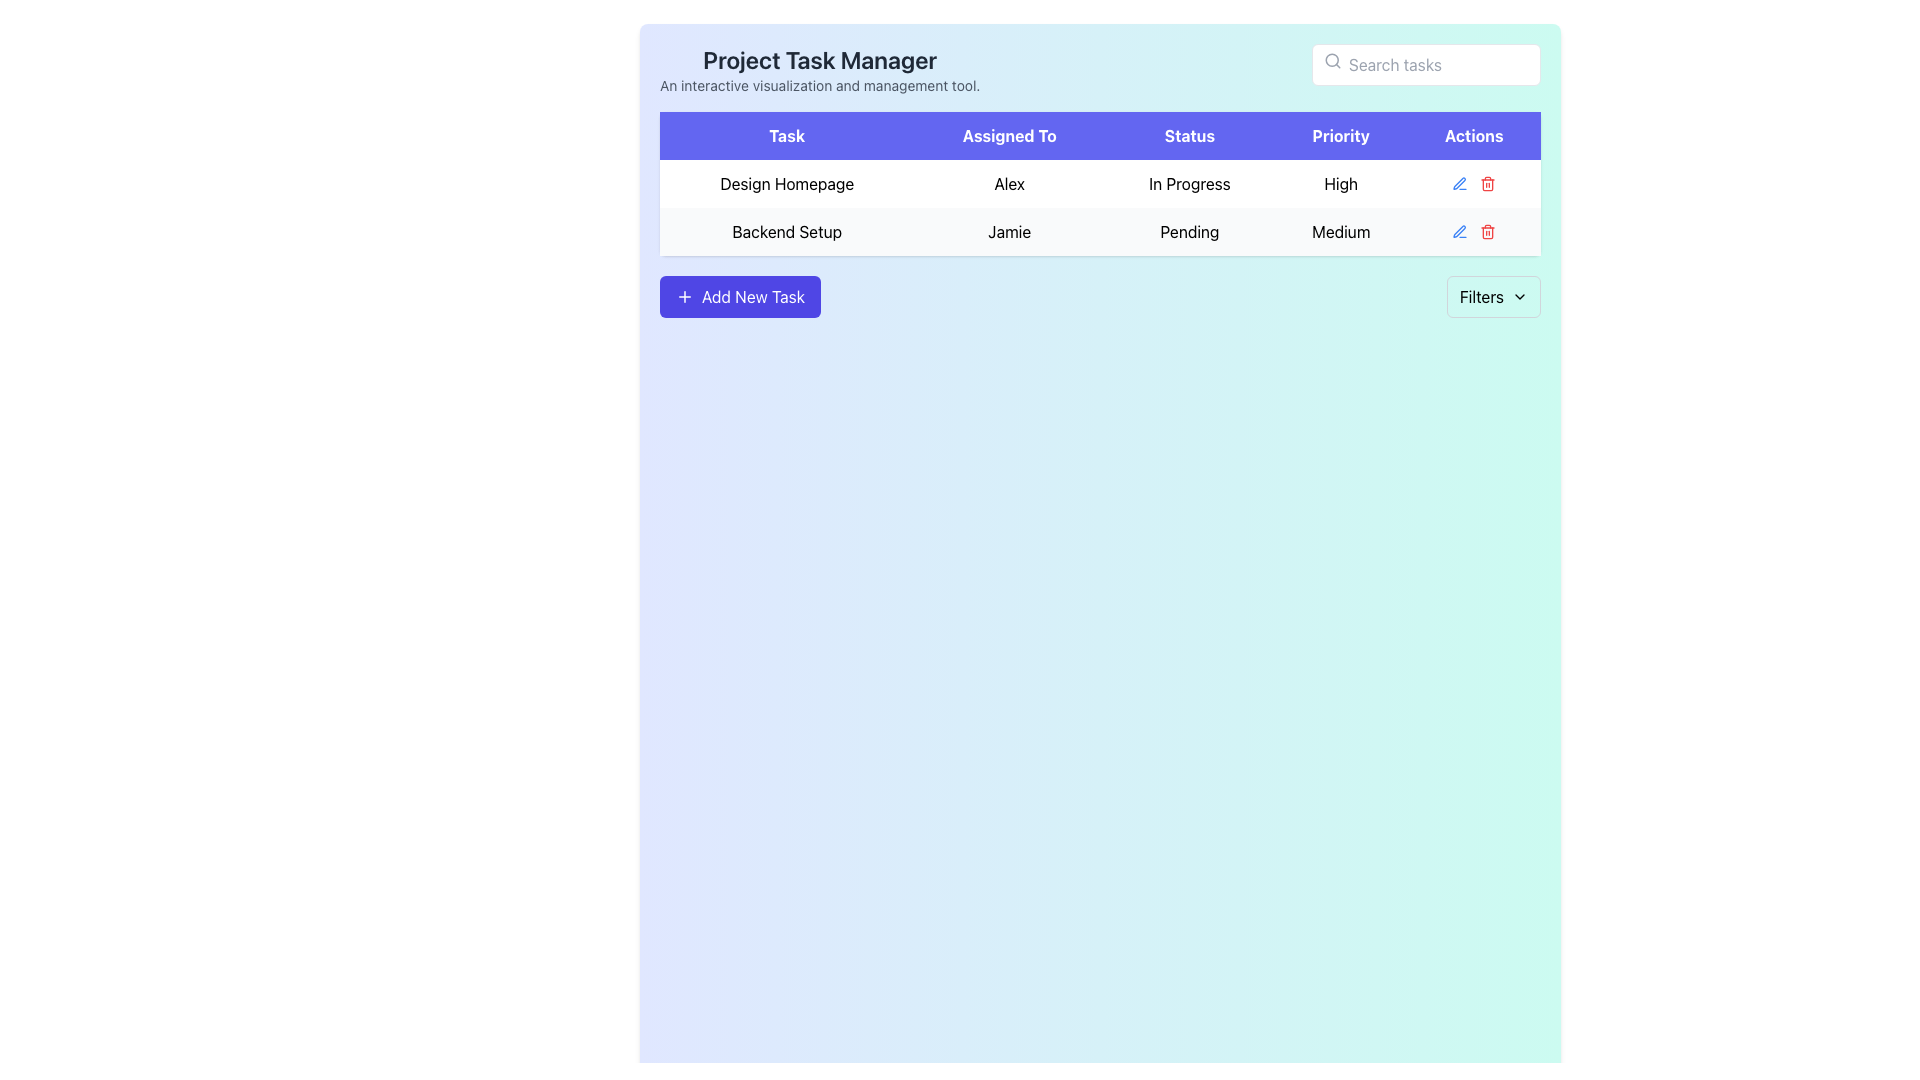  What do you see at coordinates (1474, 230) in the screenshot?
I see `the Action Menu located in the 'Actions' column of the 'Backend Setup' row within the task table, which is the second row, last column at the far-right side of the visible table` at bounding box center [1474, 230].